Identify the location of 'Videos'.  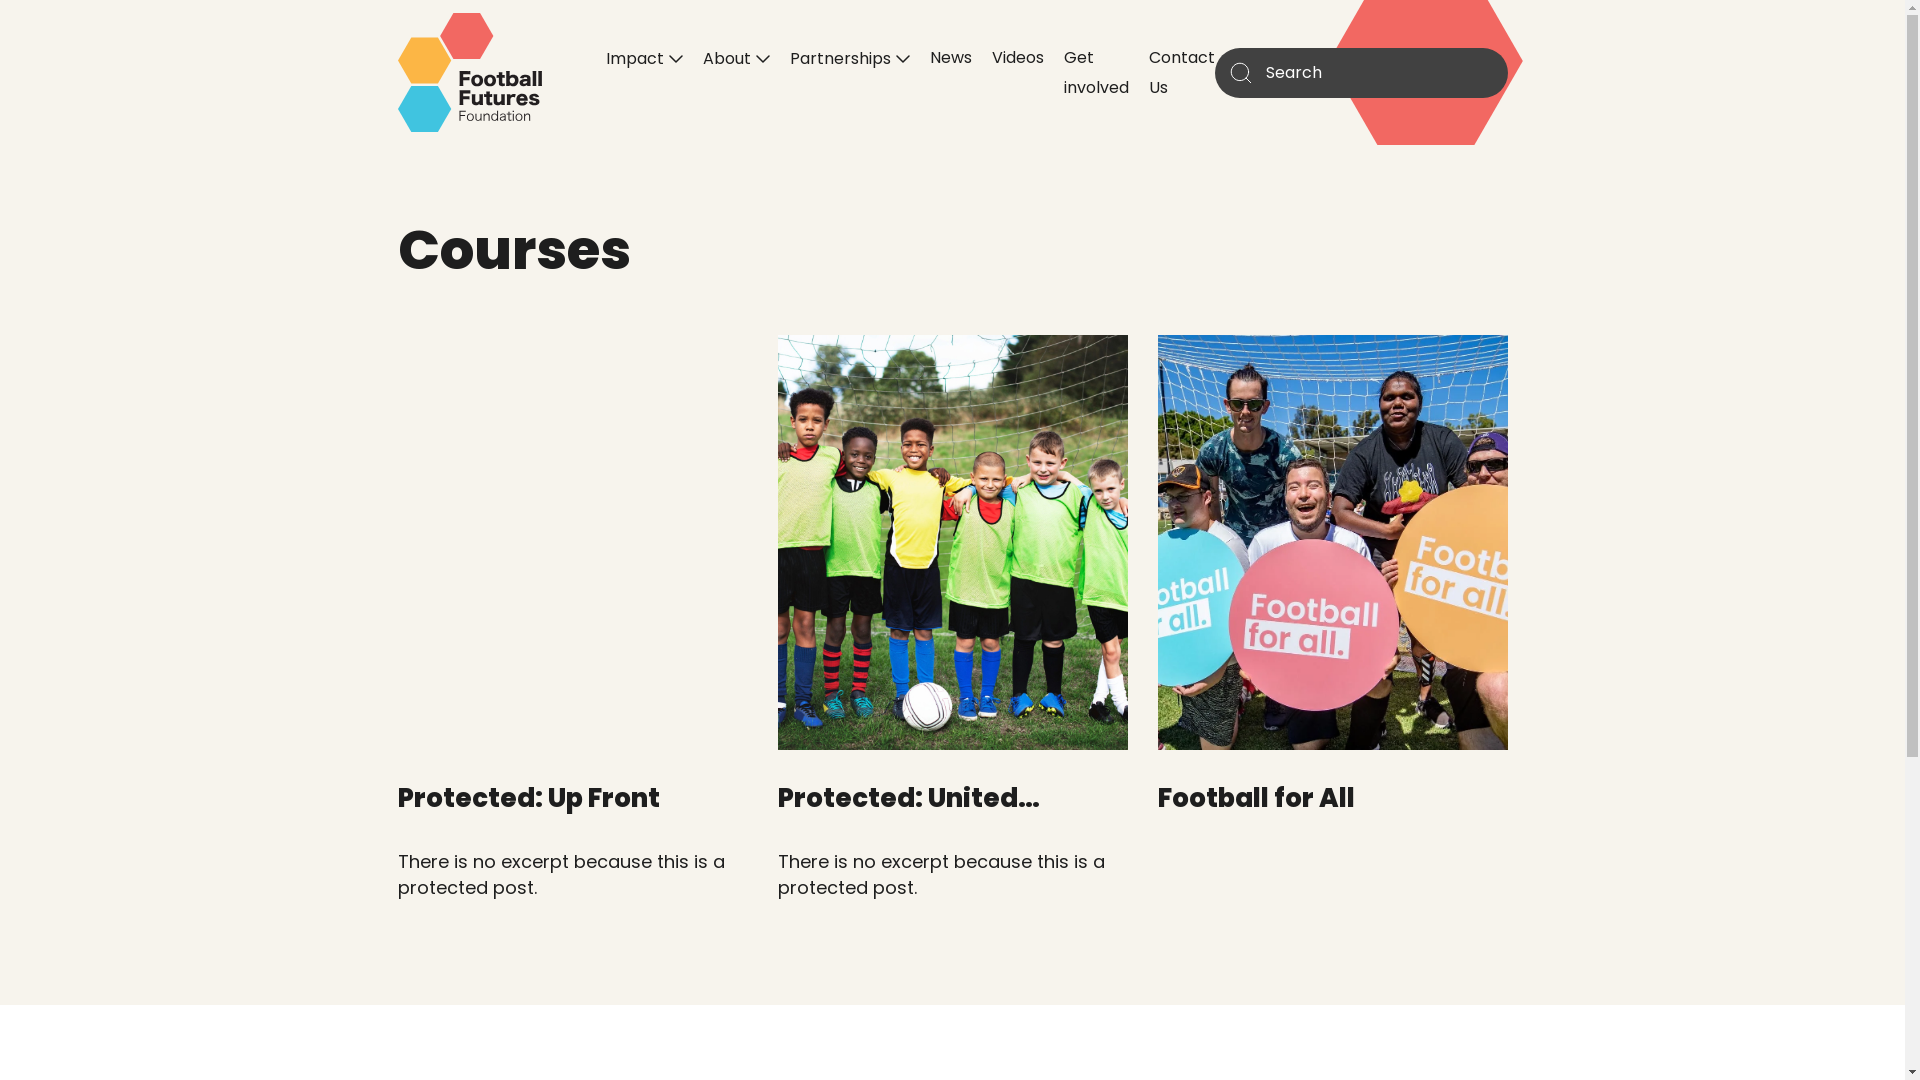
(1017, 56).